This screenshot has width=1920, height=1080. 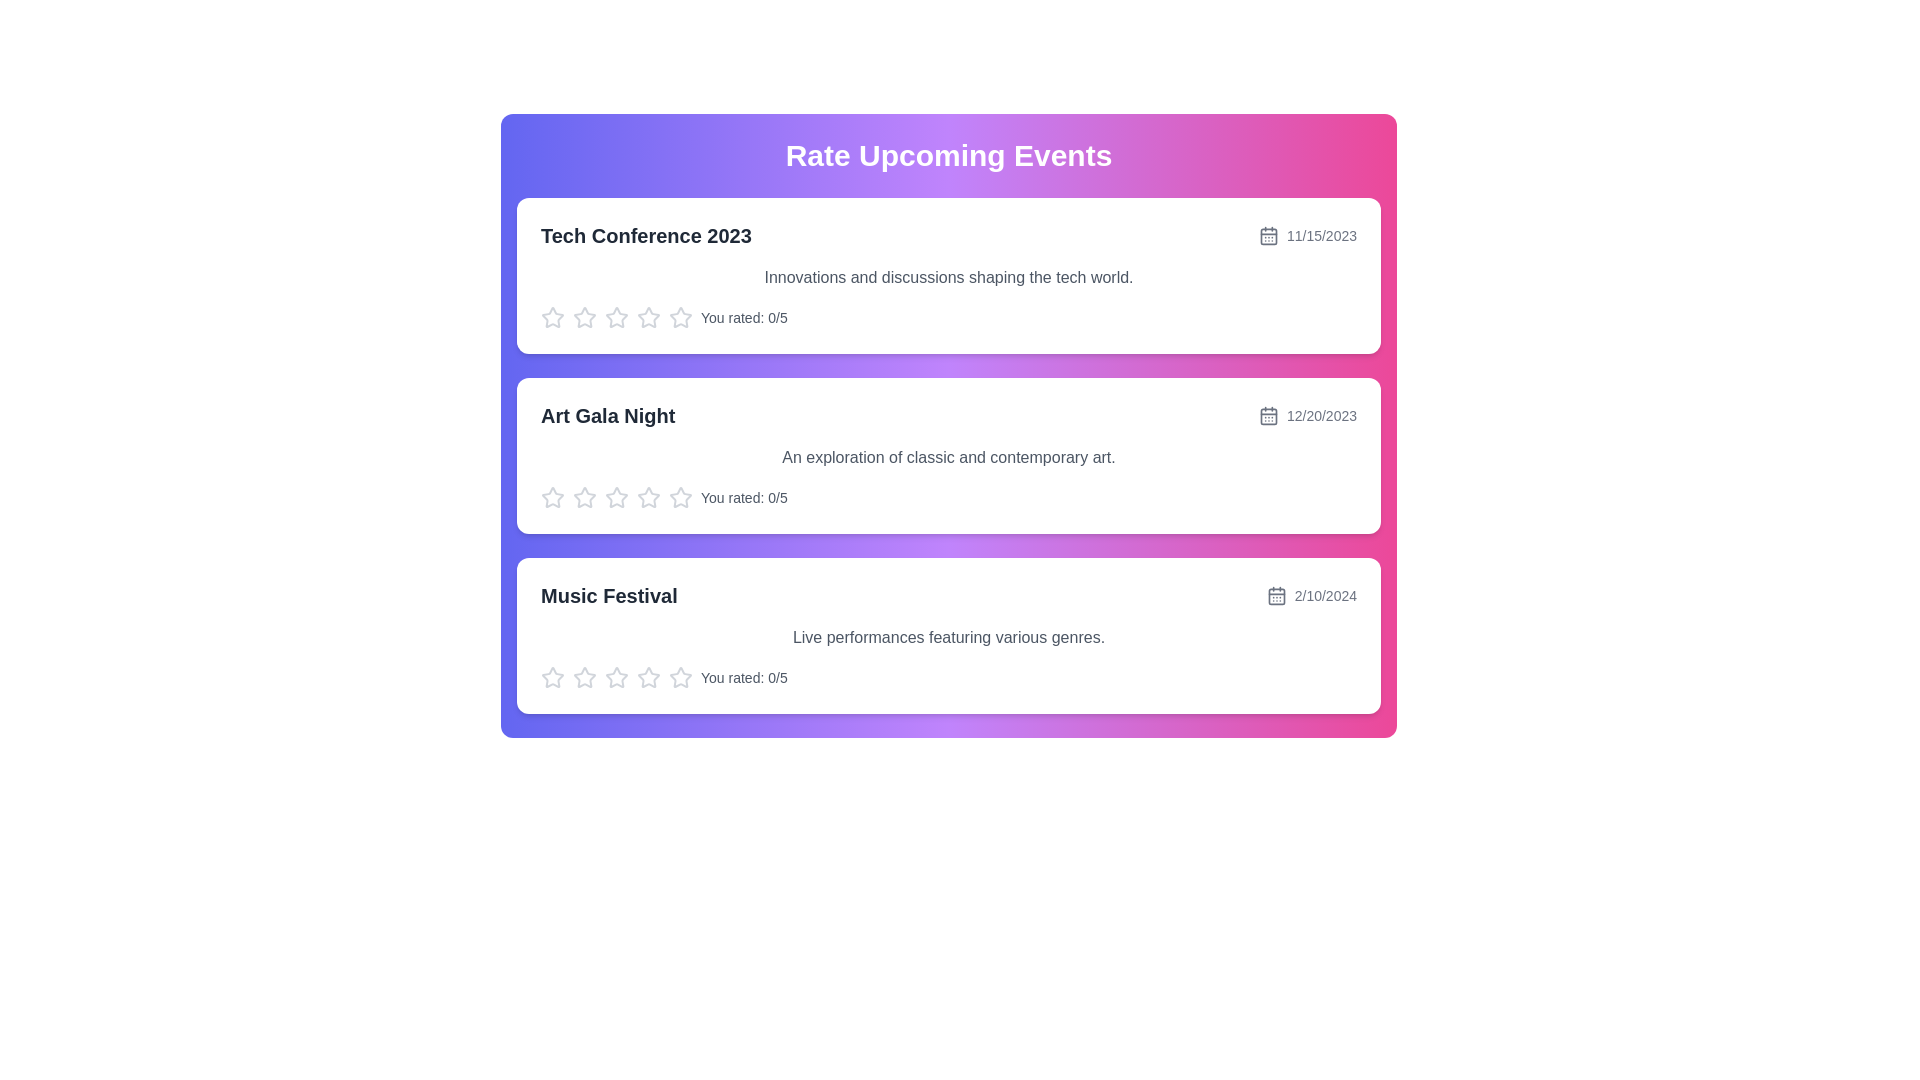 What do you see at coordinates (743, 677) in the screenshot?
I see `the text label that reads 'You rated: 0/5', which is displayed in a smaller, gray font at the bottom-right corner of the last event card, positioned below the five star icons` at bounding box center [743, 677].